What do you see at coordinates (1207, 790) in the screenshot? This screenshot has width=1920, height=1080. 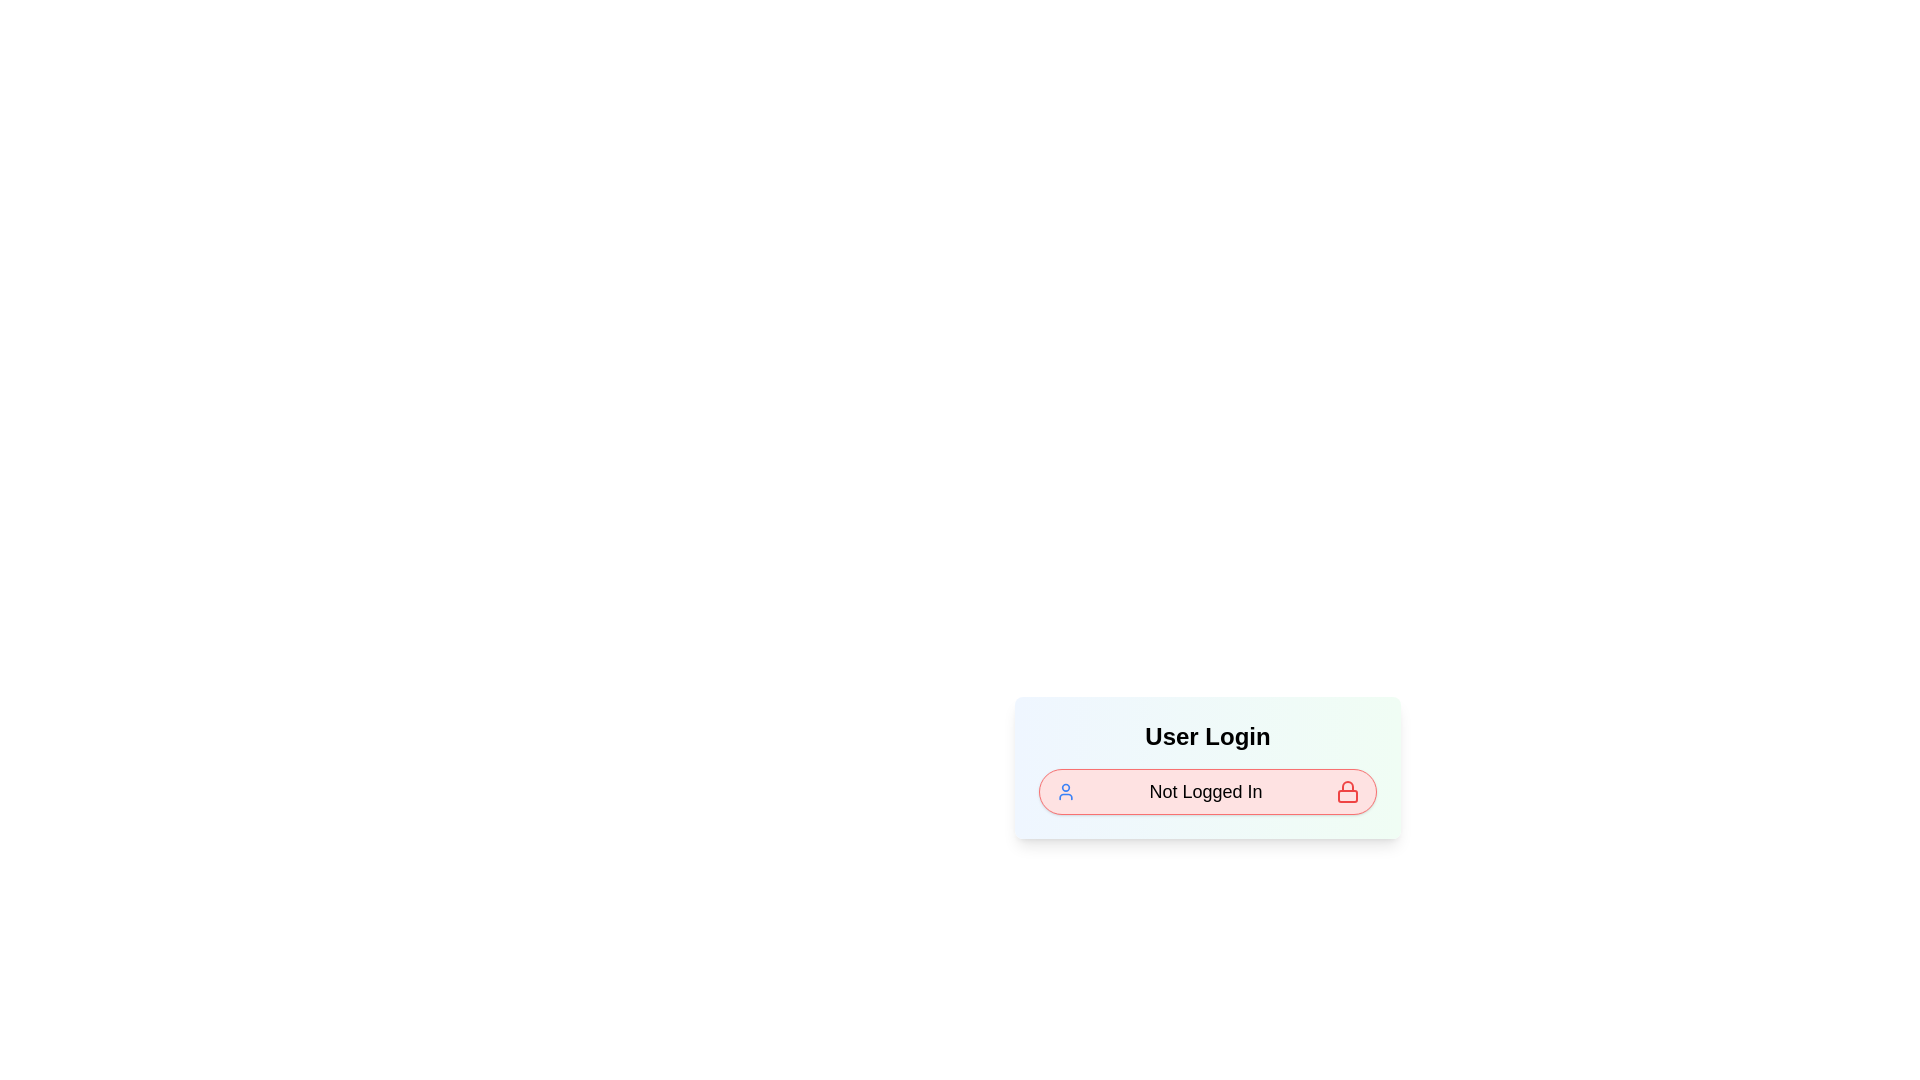 I see `the login chip to toggle the login state` at bounding box center [1207, 790].